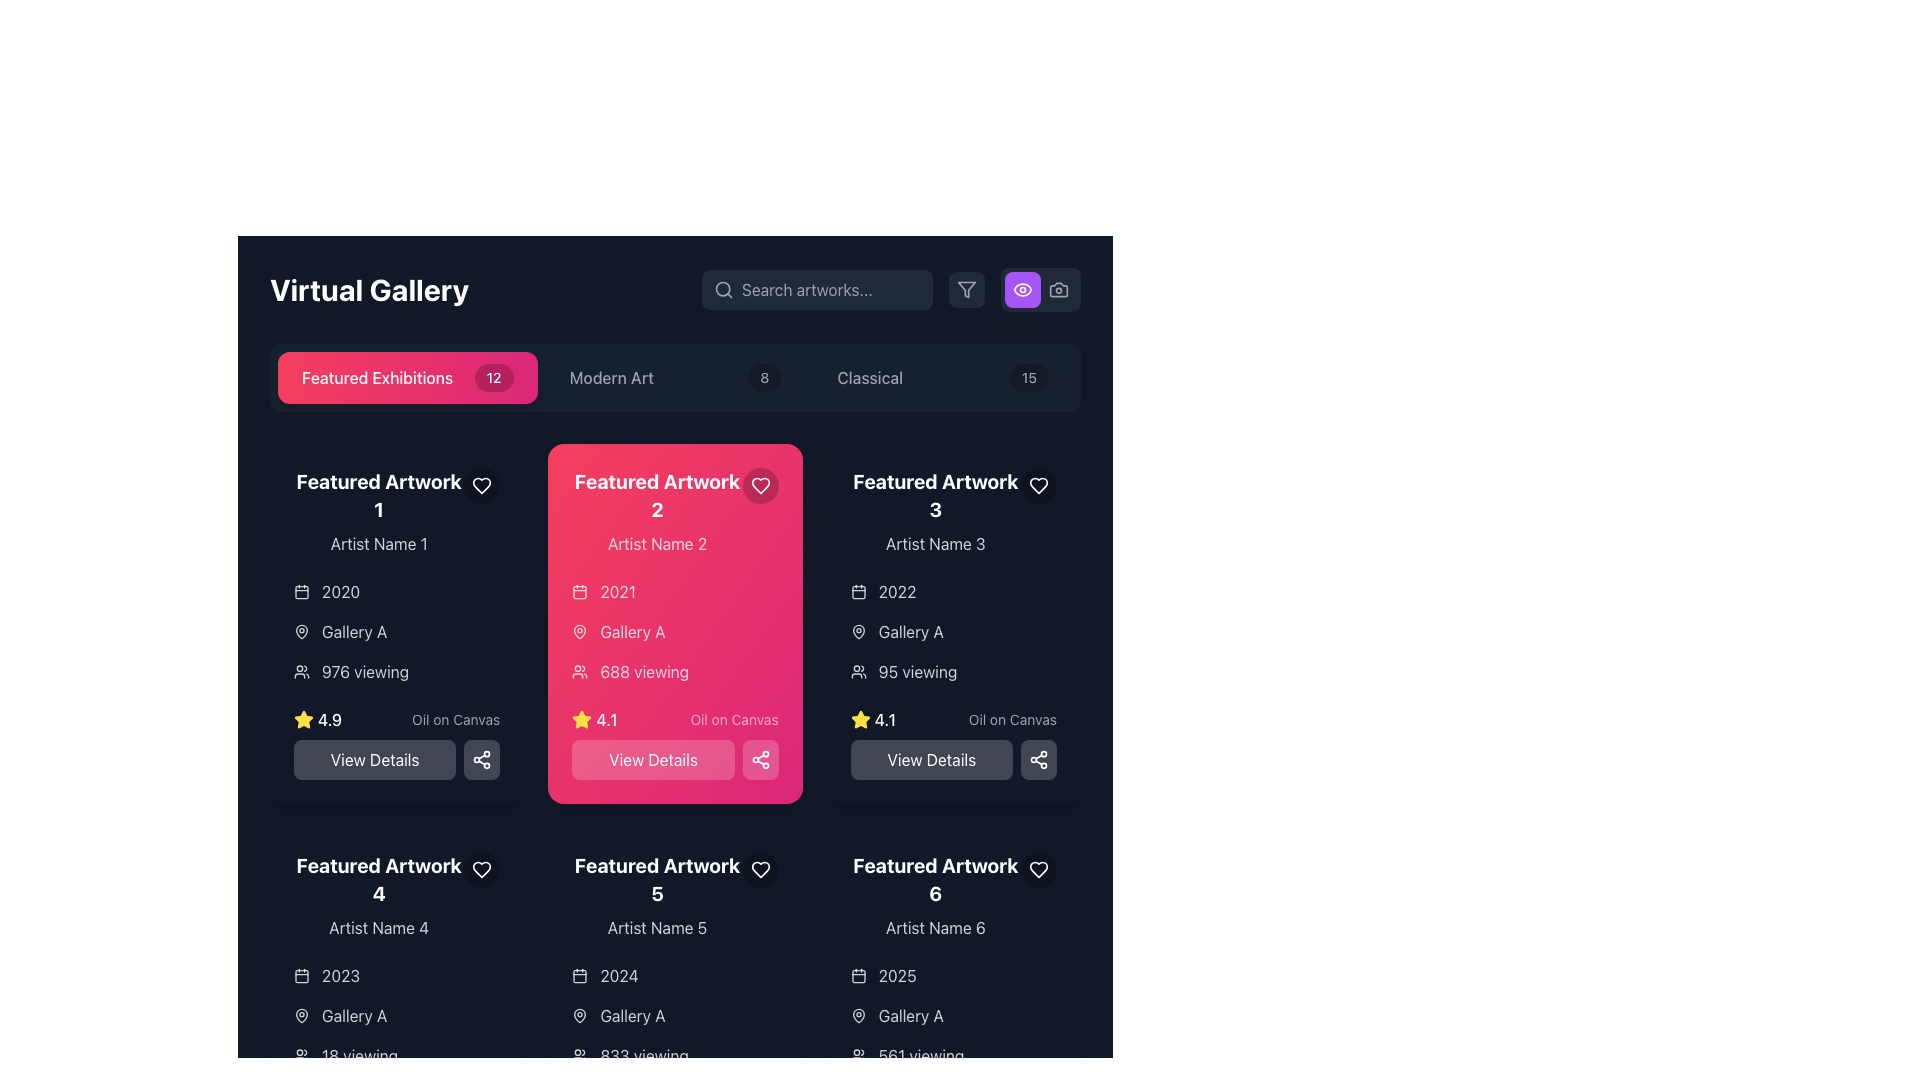 This screenshot has width=1920, height=1080. Describe the element at coordinates (482, 486) in the screenshot. I see `the circular button with a black background and a white heart icon located in the 'Featured Artwork 1' section` at that location.